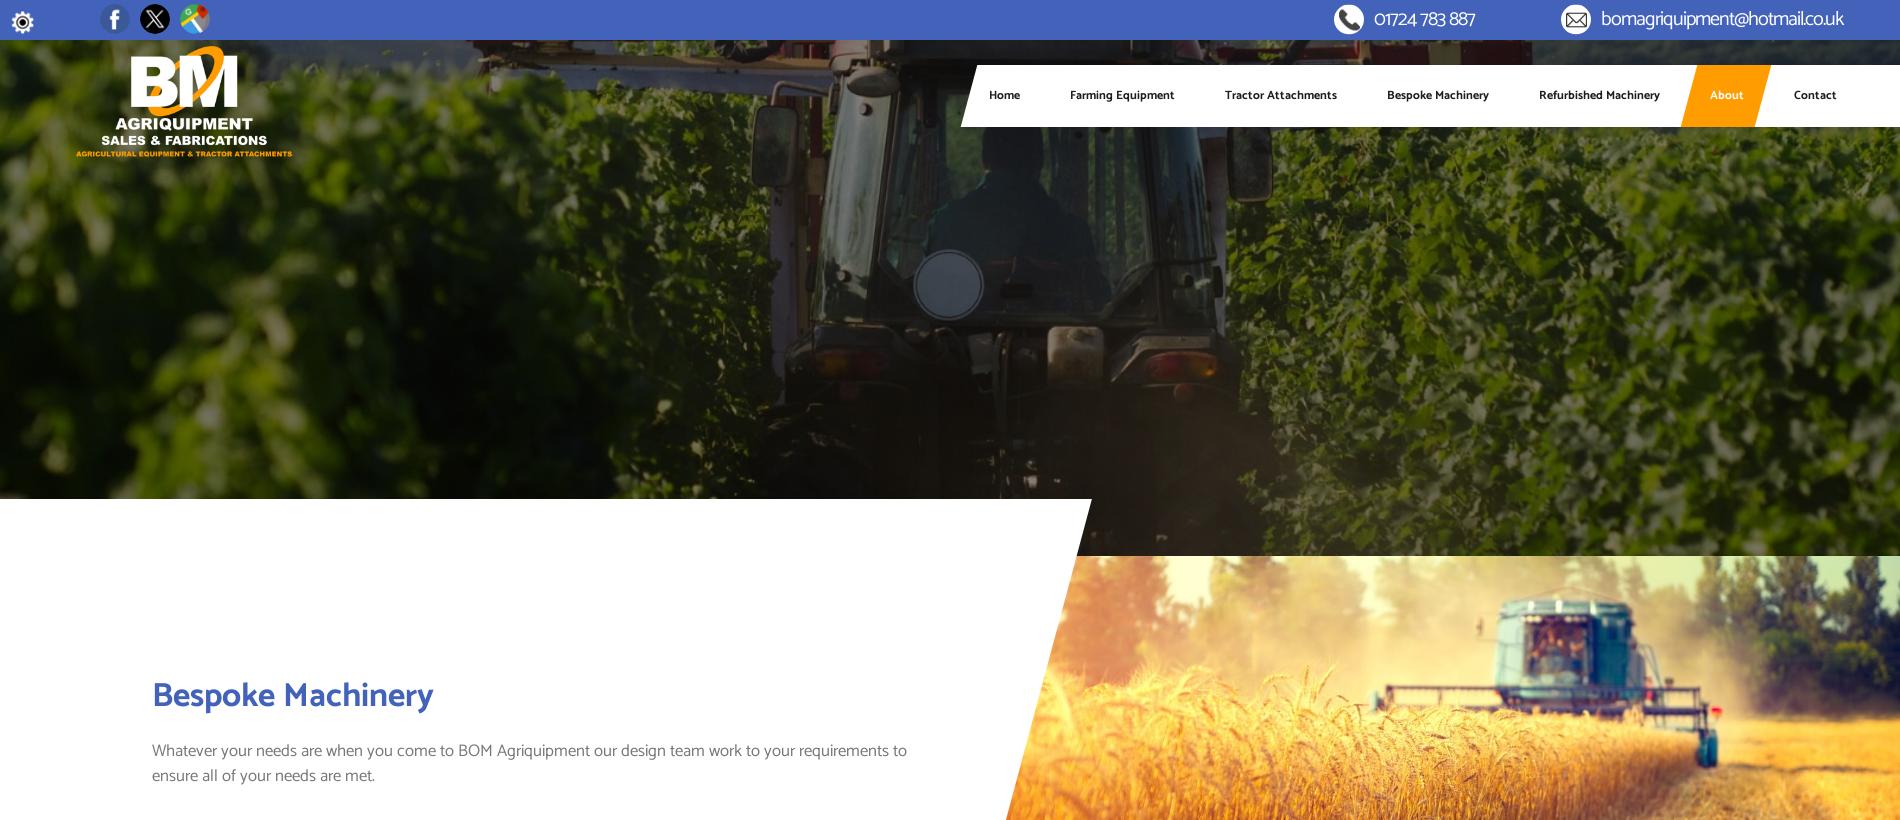 The height and width of the screenshot is (820, 1900). I want to click on 'Whatever your needs are when you come to BOM Agriquipment our design team work to your requirements to ensure all of your needs are met.', so click(529, 762).